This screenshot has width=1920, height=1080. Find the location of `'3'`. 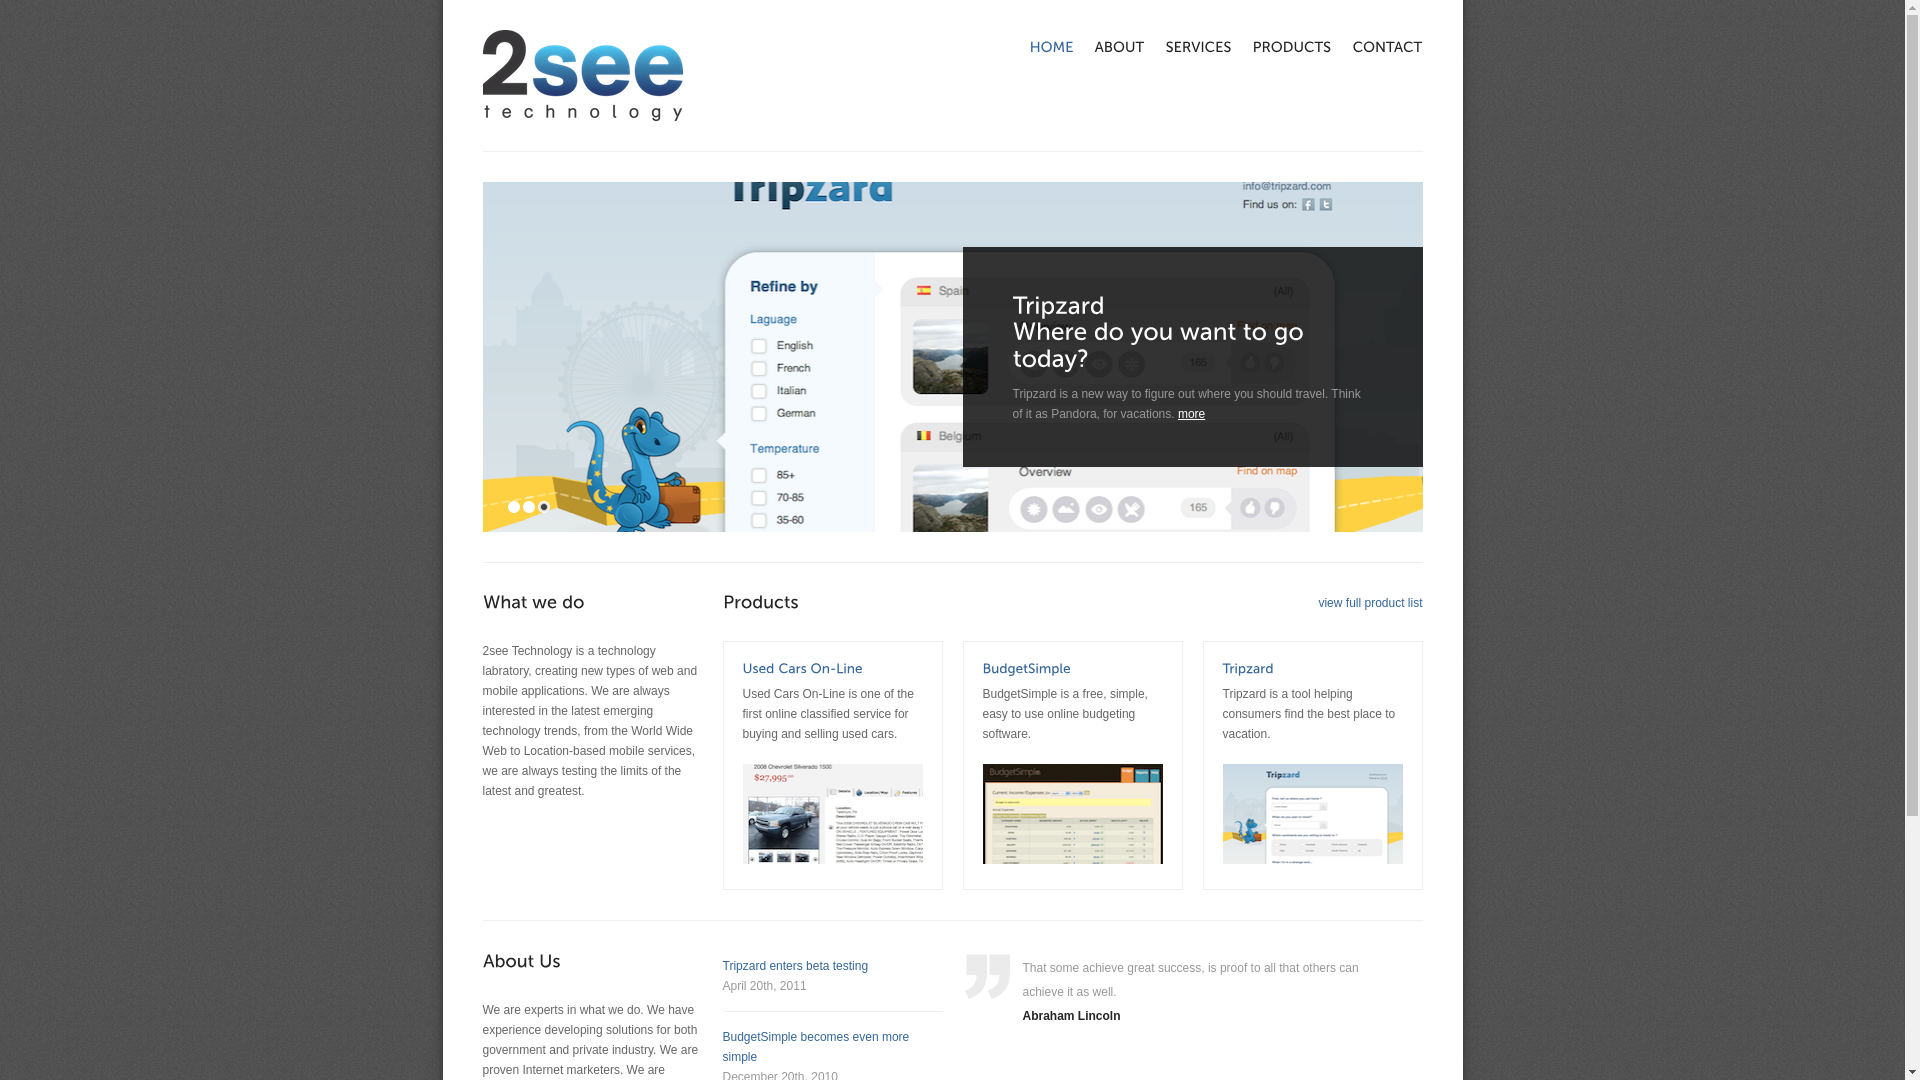

'3' is located at coordinates (543, 505).